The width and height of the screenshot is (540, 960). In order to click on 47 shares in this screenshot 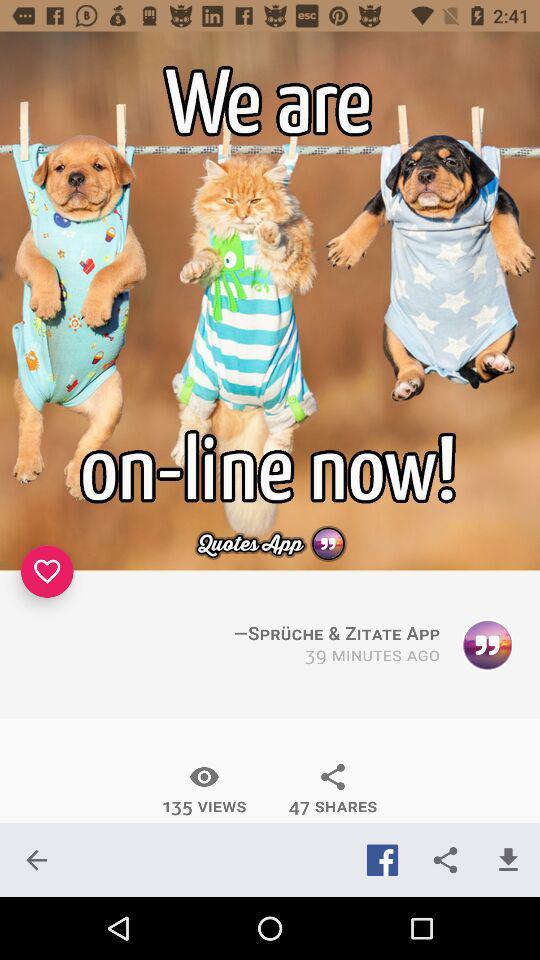, I will do `click(333, 789)`.